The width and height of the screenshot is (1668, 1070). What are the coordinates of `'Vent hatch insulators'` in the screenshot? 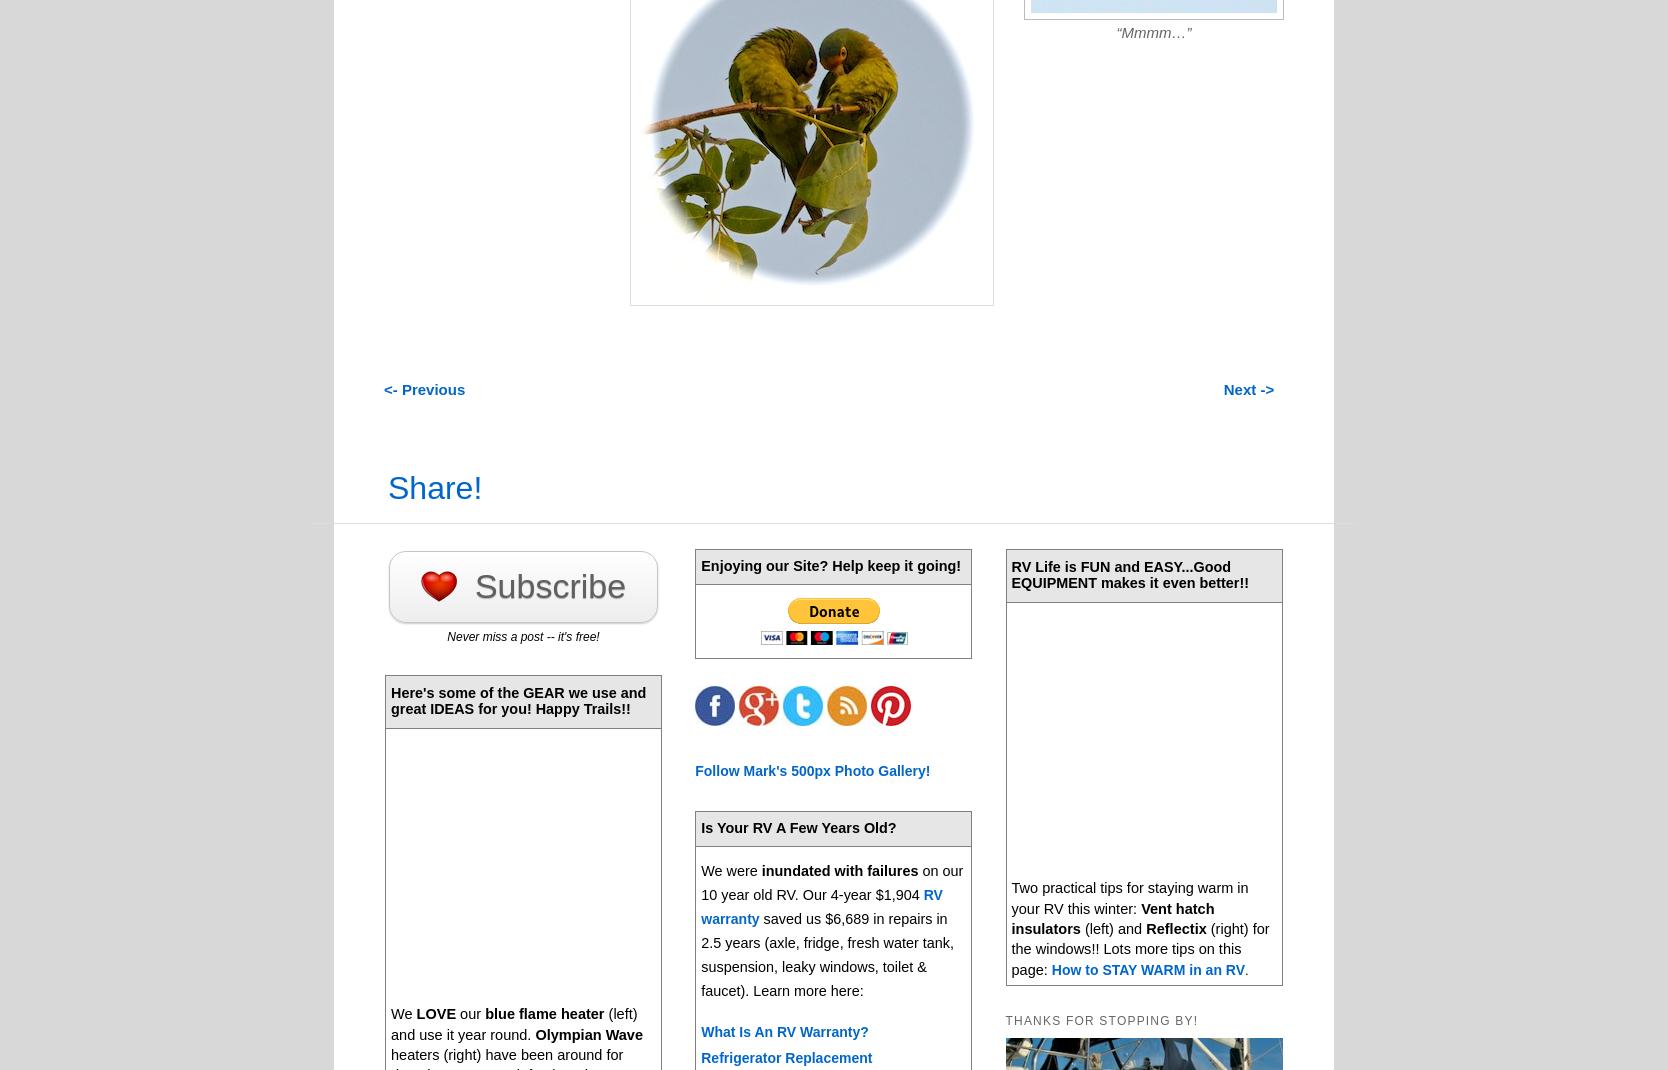 It's located at (1112, 916).